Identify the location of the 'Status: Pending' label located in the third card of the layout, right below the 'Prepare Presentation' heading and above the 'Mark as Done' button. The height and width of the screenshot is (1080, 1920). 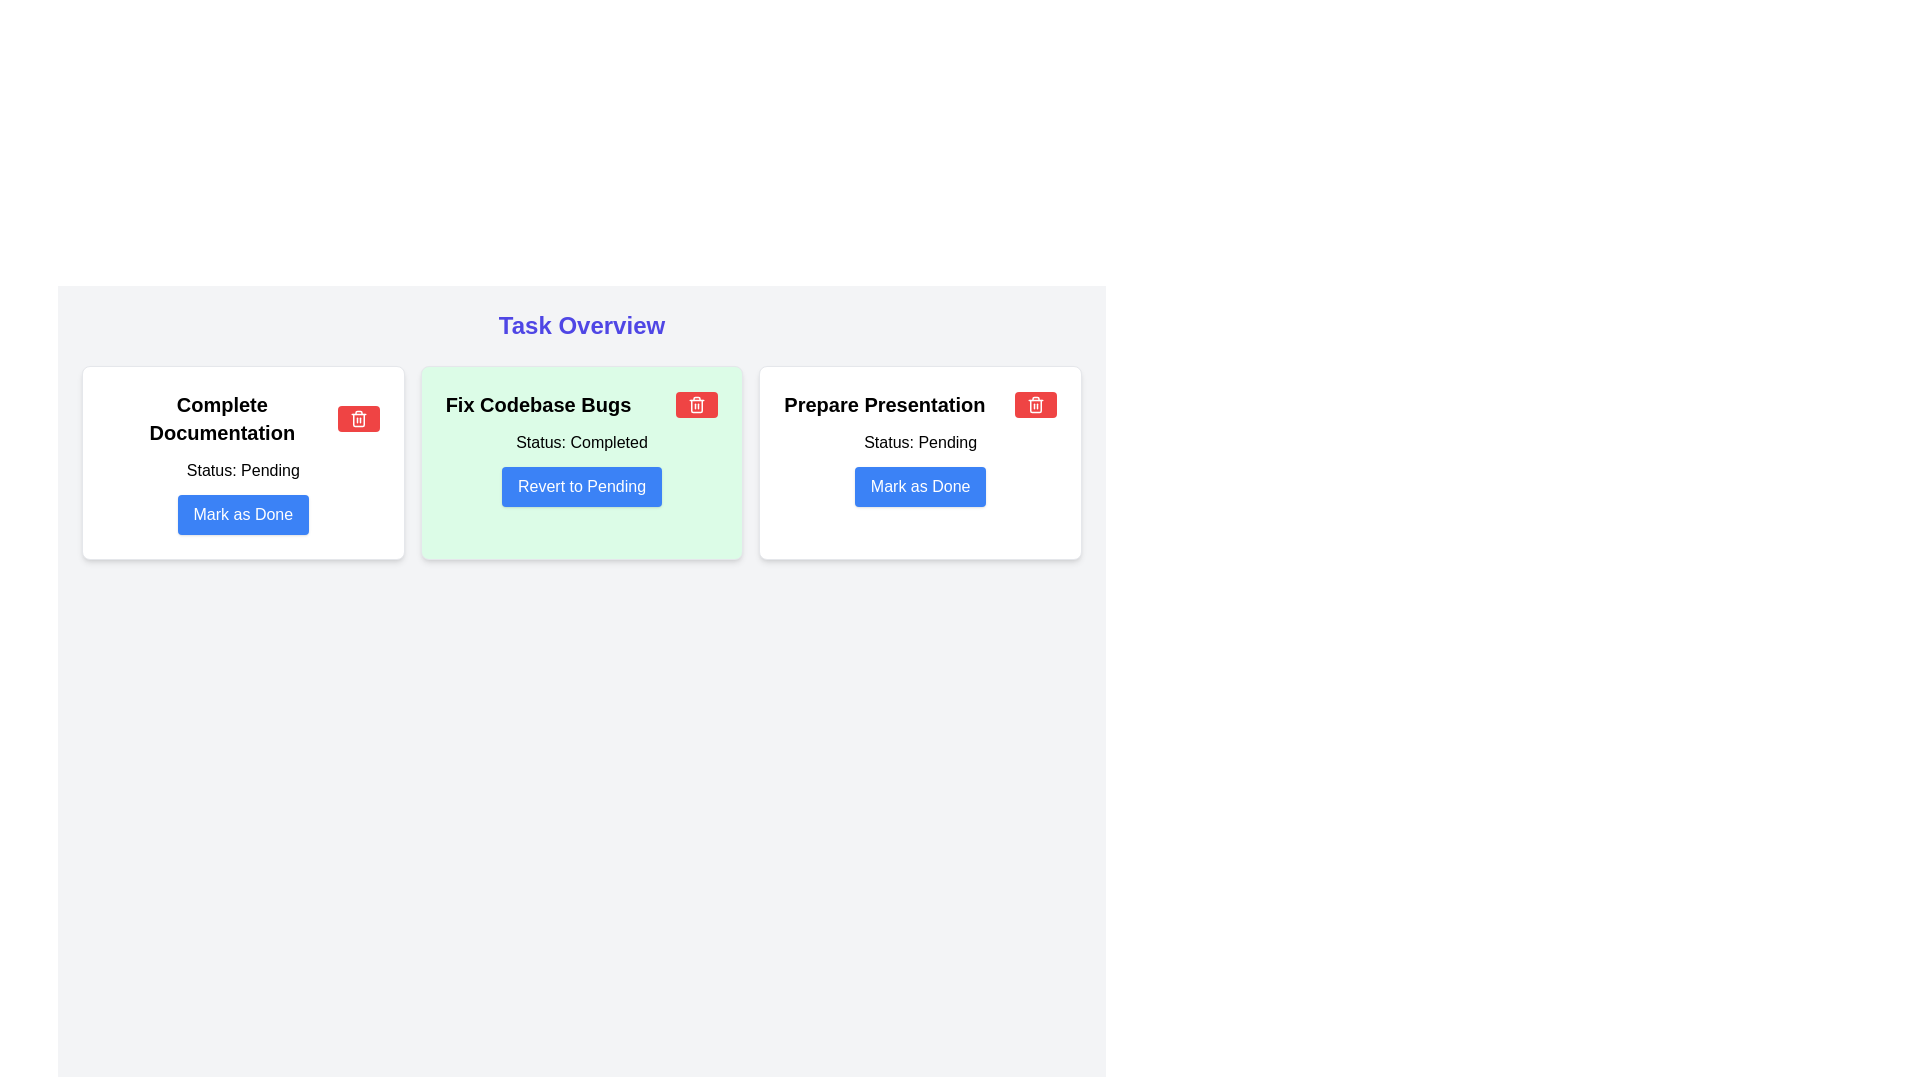
(919, 442).